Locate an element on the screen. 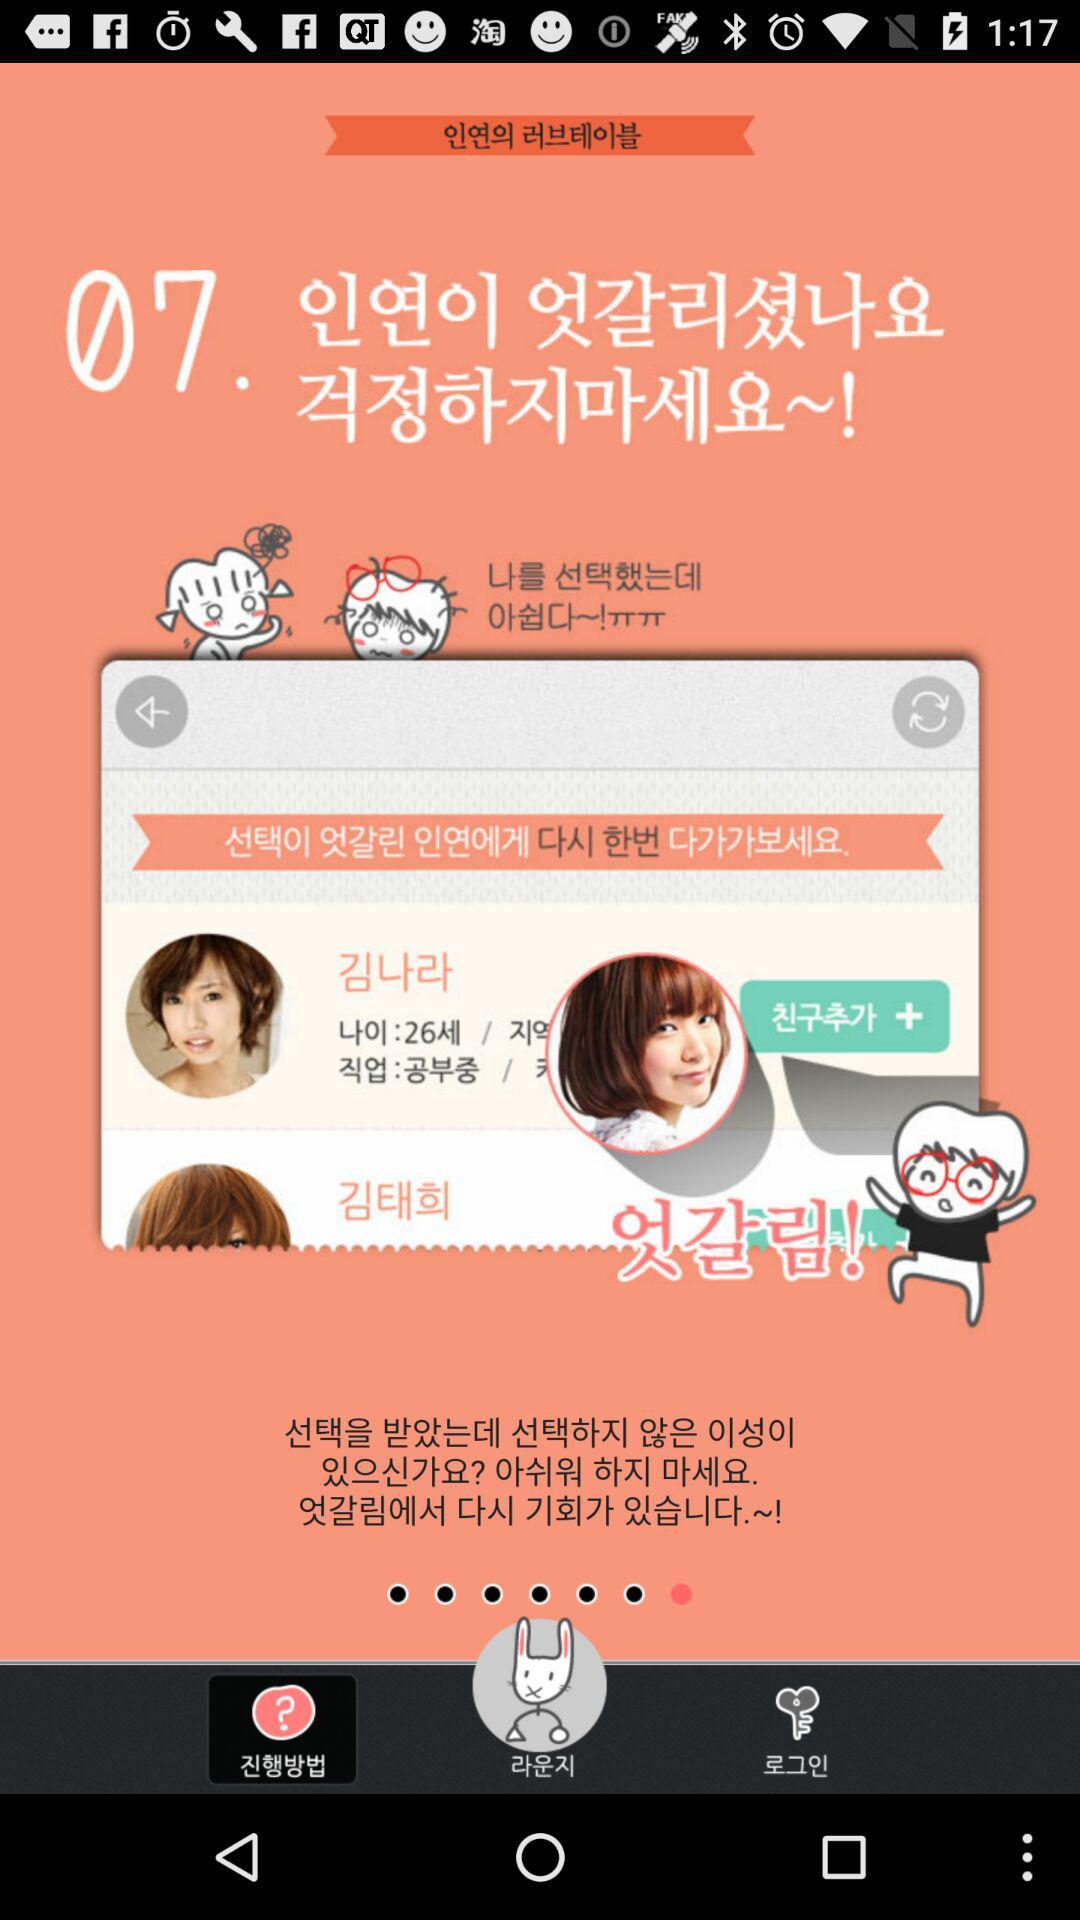 Image resolution: width=1080 pixels, height=1920 pixels. go back is located at coordinates (538, 1593).